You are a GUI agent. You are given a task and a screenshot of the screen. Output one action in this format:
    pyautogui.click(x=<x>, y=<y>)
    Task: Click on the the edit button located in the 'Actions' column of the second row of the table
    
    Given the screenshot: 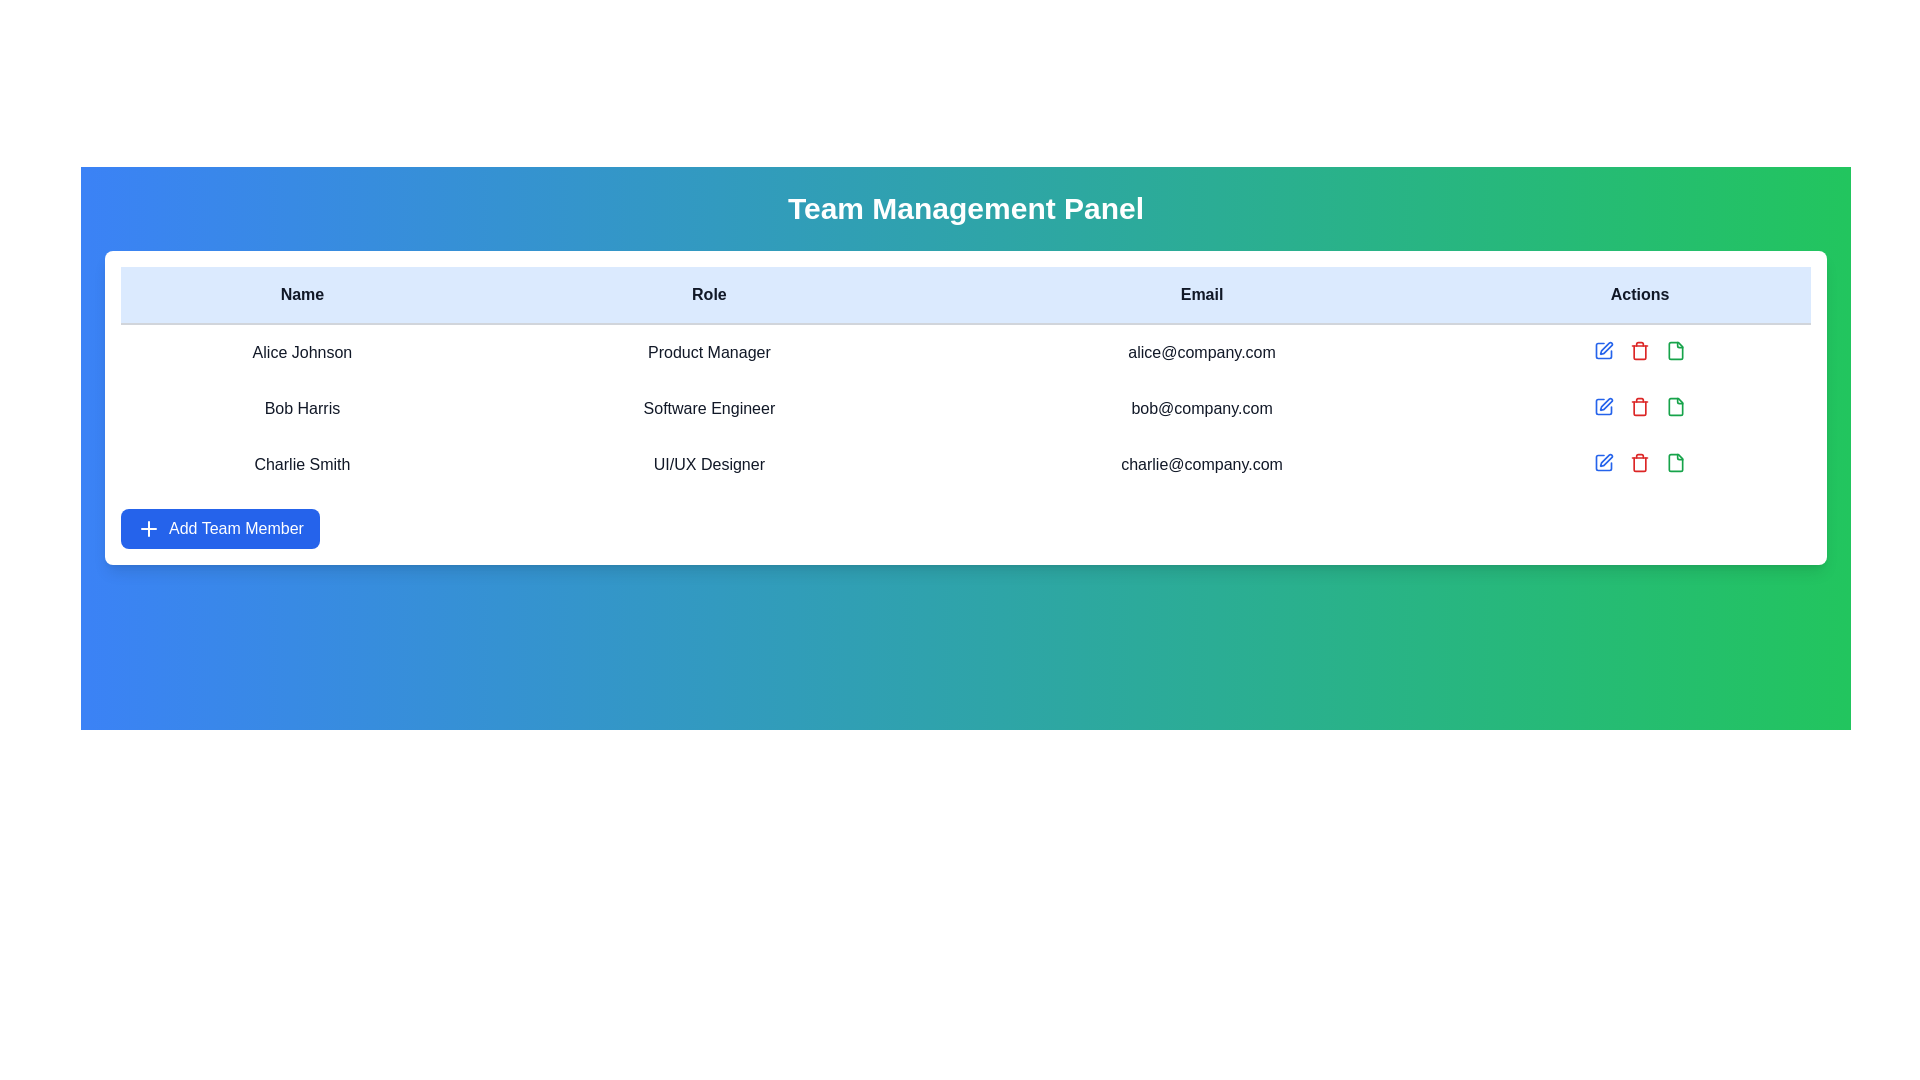 What is the action you would take?
    pyautogui.click(x=1603, y=406)
    